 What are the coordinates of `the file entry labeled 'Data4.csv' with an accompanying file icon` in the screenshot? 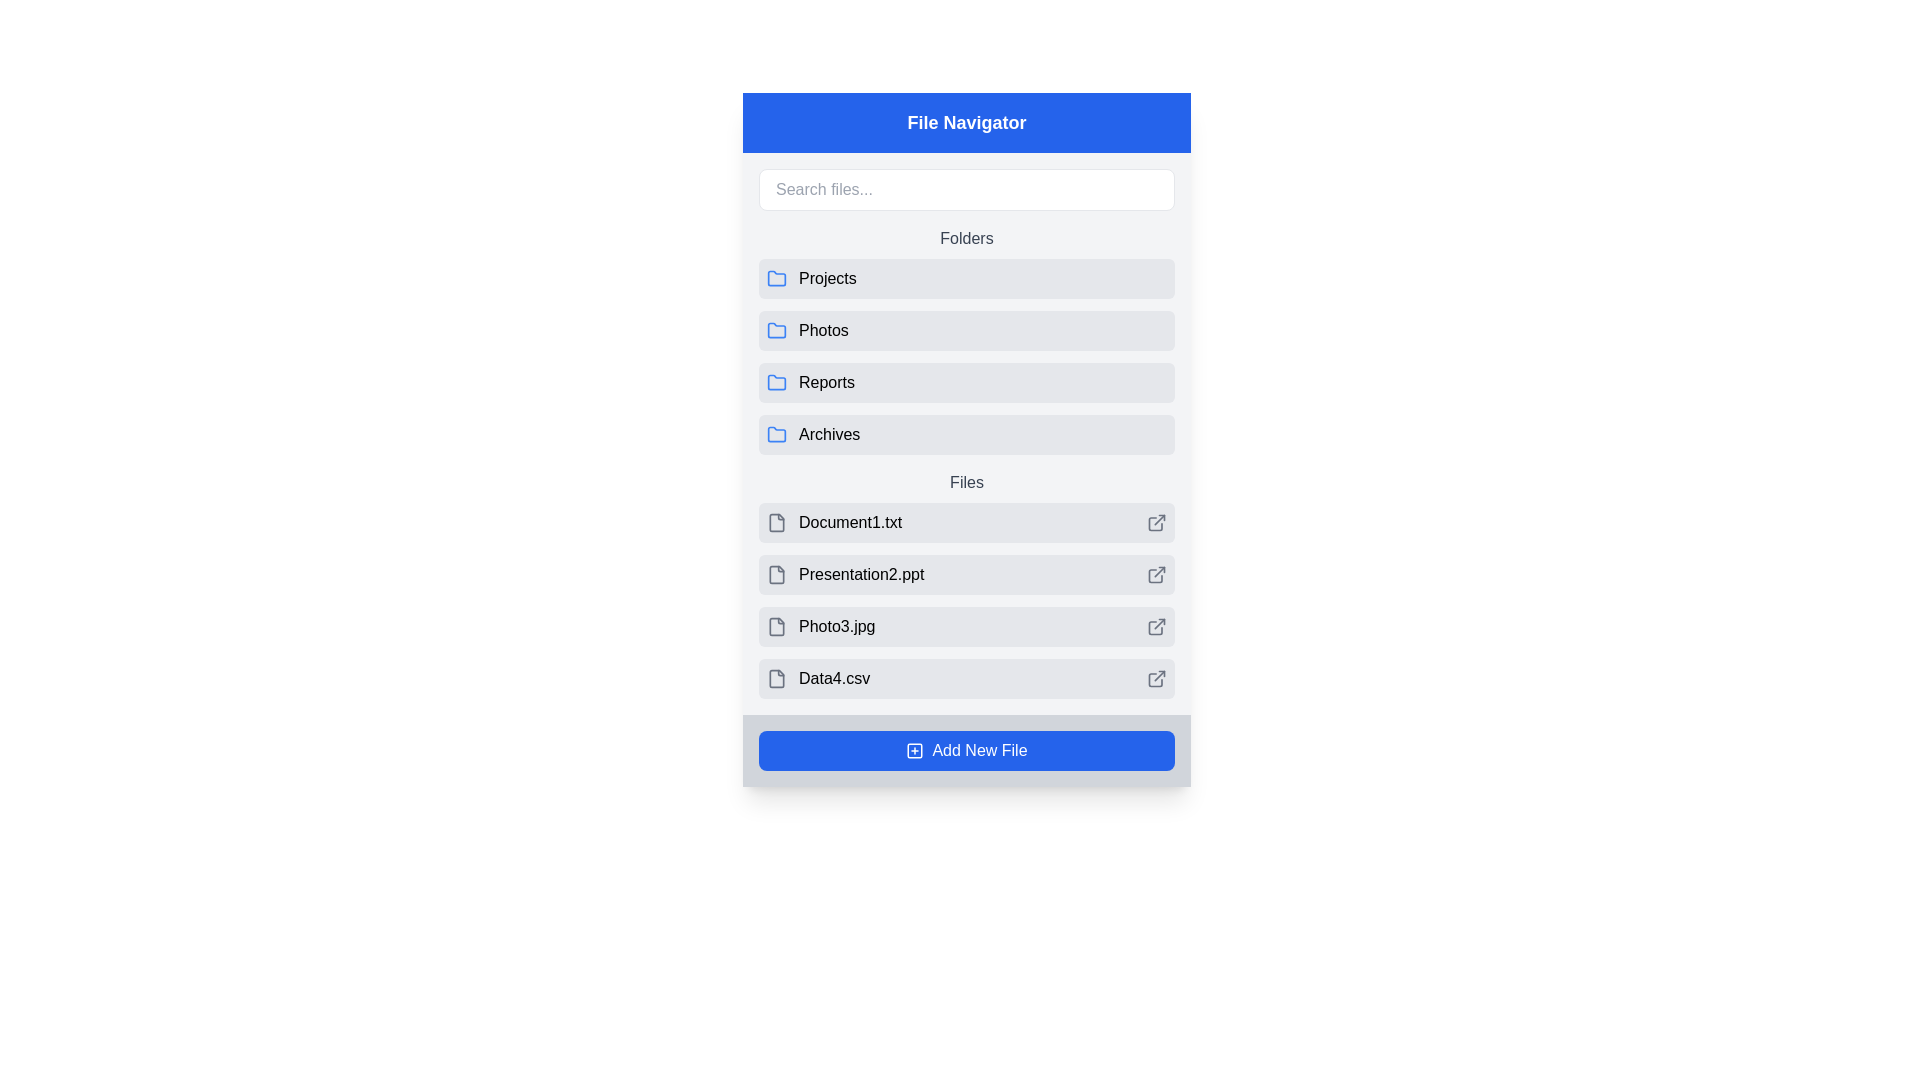 It's located at (818, 677).